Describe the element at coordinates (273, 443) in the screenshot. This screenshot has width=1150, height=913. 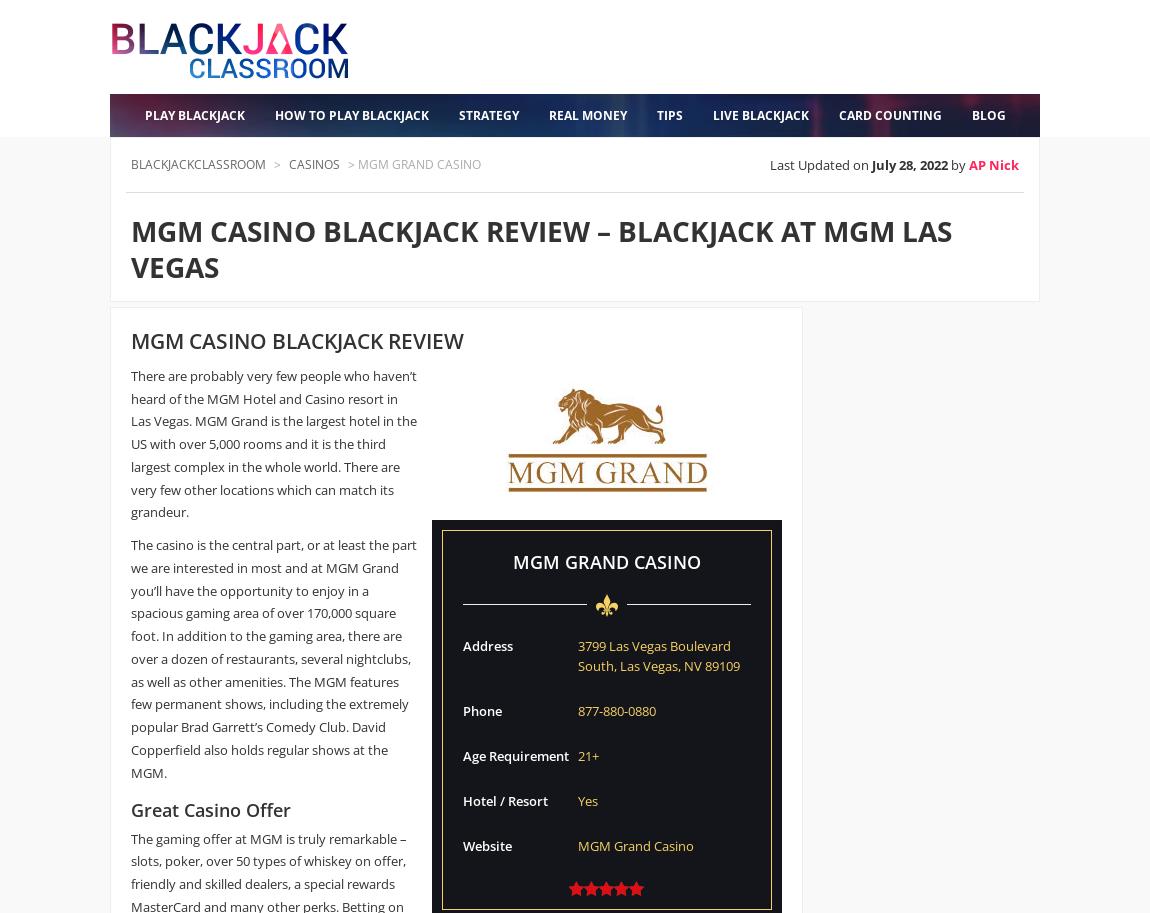
I see `'There are probably very few people who haven’t heard of the MGM Hotel and Casino resort in Las Vegas. MGM Grand is the largest hotel in the US with over 5,000 rooms and it is the third largest complex in the whole world. There are very few other locations which can match its grandeur.'` at that location.